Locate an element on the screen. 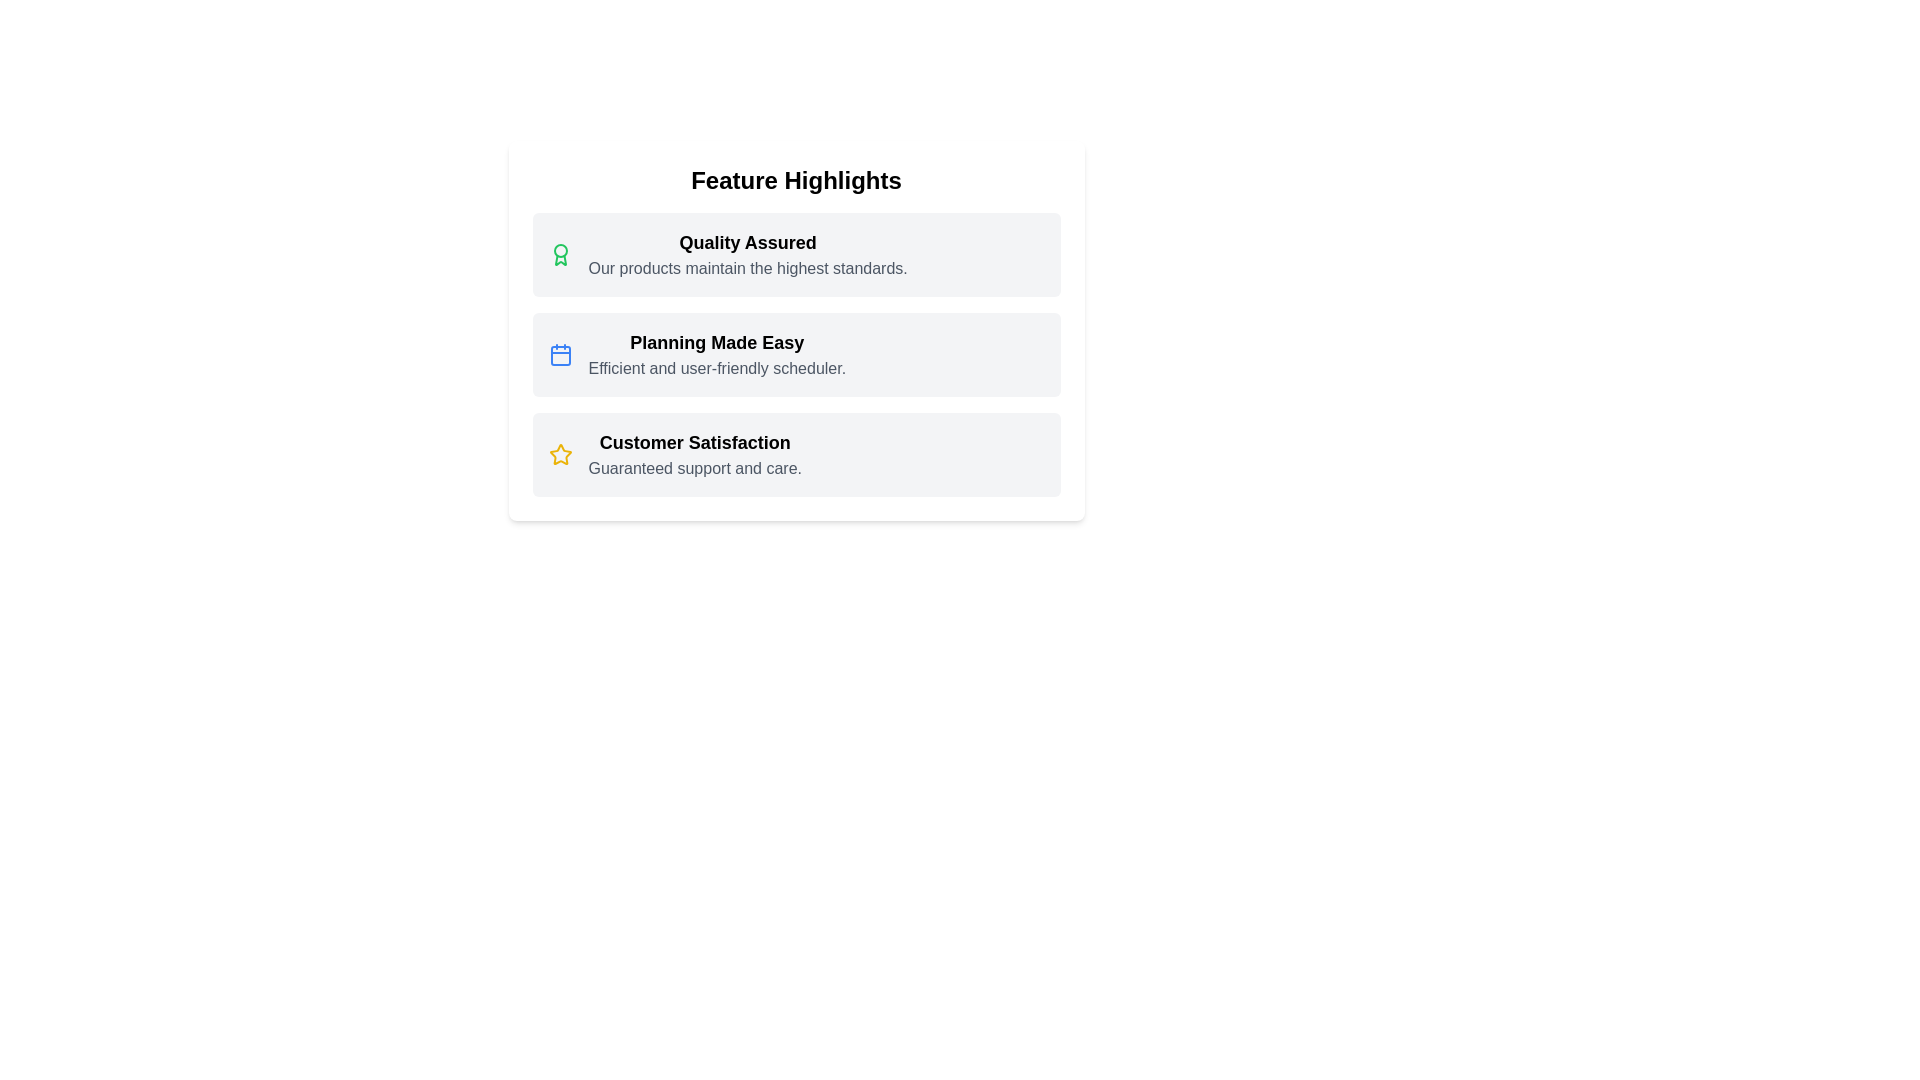 The image size is (1920, 1080). the highlighted feature card titled 'Planning Made Easy', which features a calendar icon and is styled with a light gray background, positioned centrally in the list of three cards is located at coordinates (795, 353).